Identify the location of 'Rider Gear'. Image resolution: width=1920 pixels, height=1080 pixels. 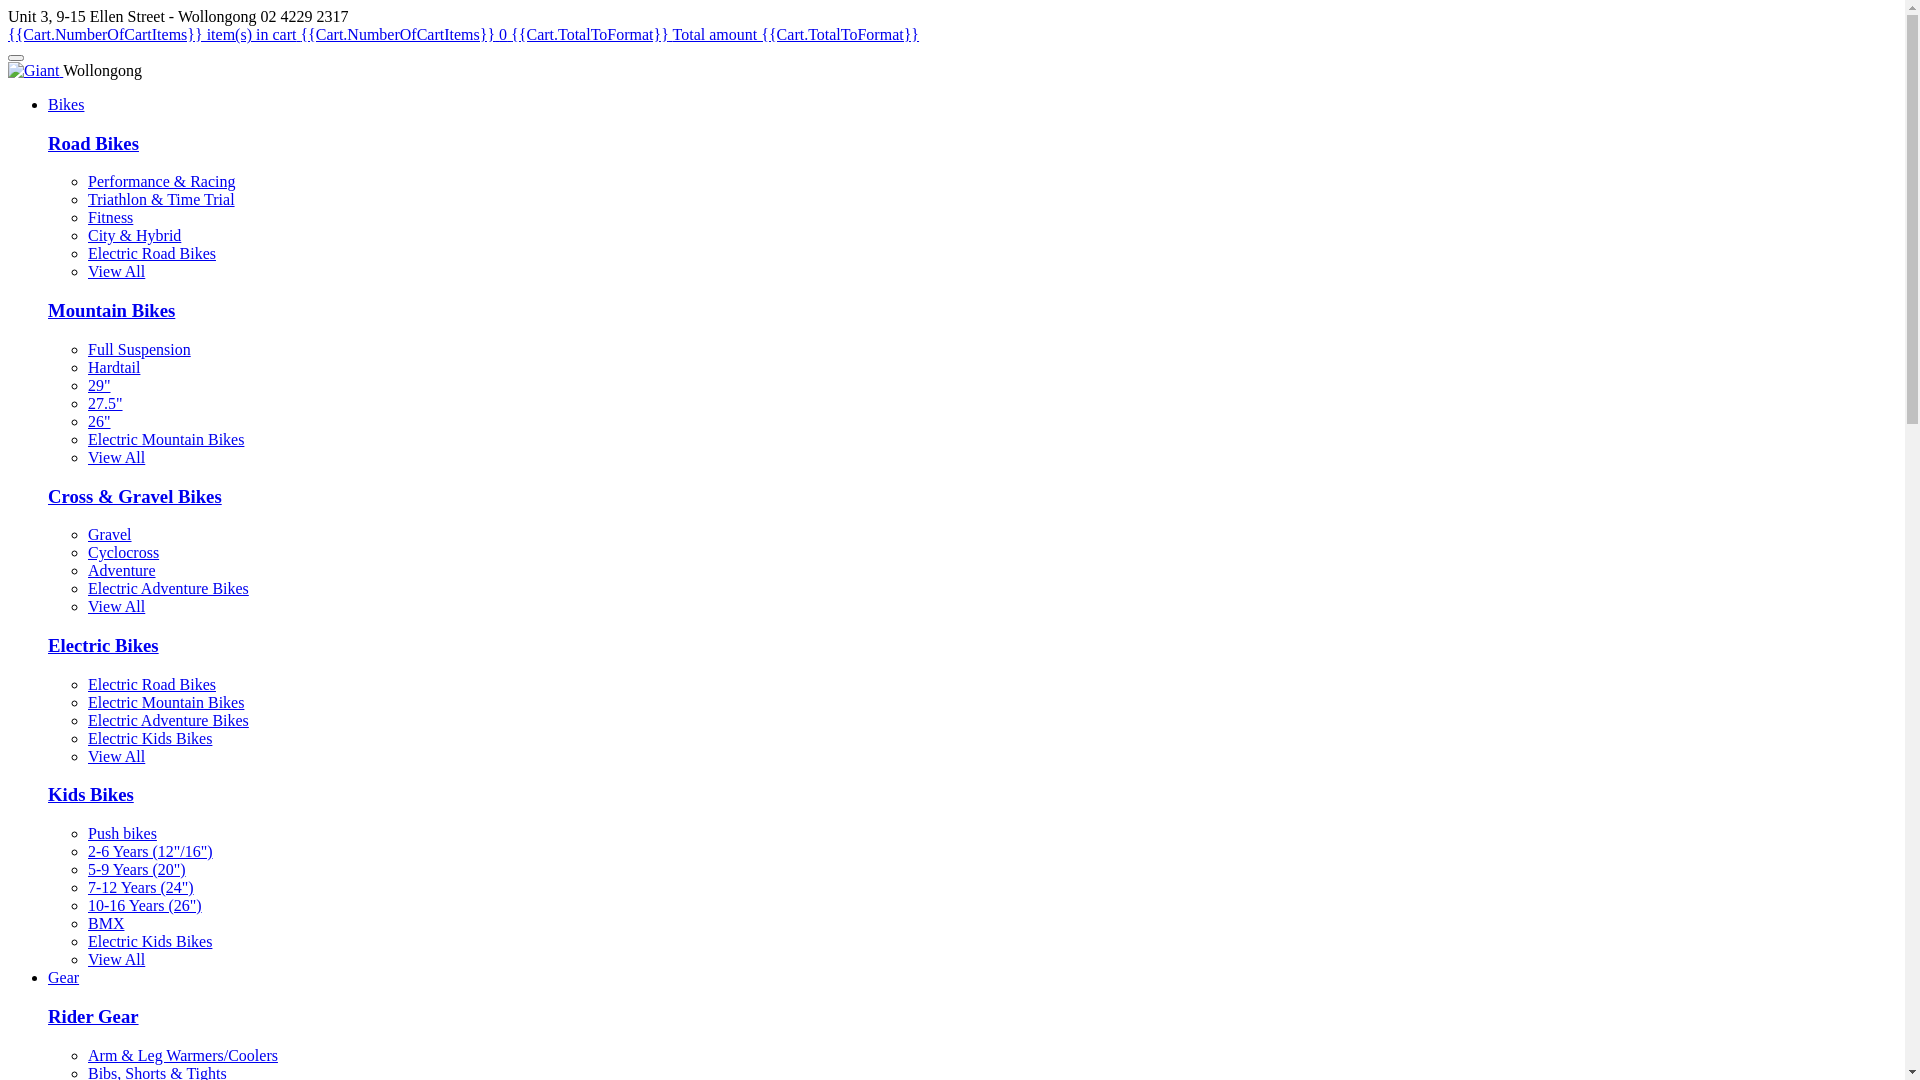
(92, 1016).